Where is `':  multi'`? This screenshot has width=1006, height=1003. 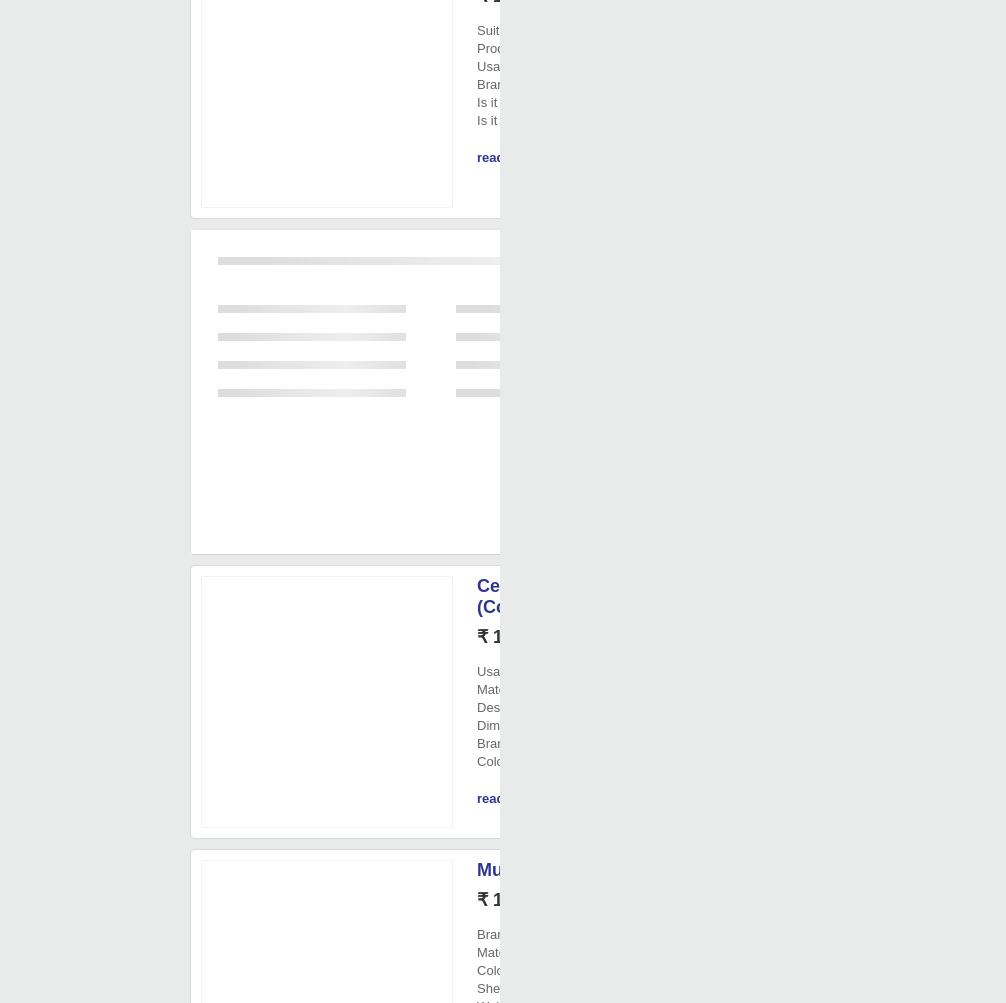
':  multi' is located at coordinates (525, 969).